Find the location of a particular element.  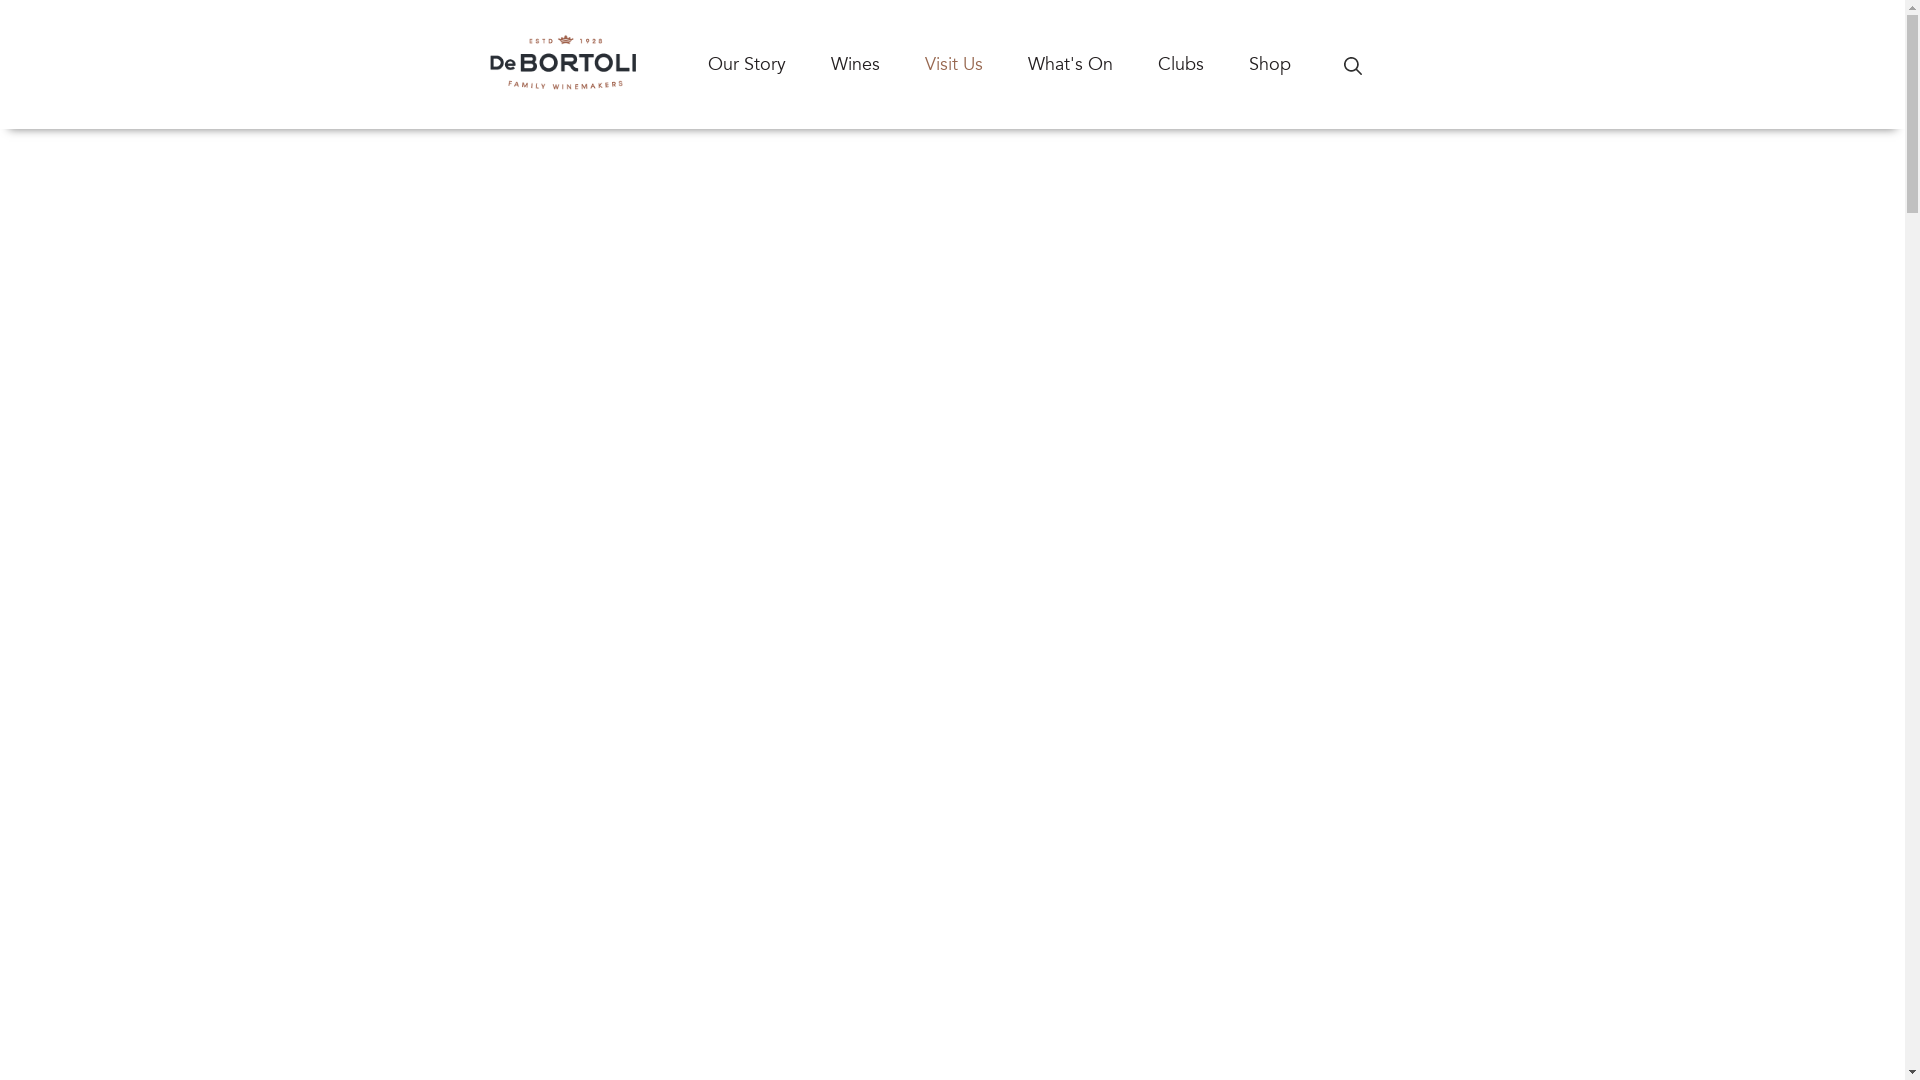

'Wines' is located at coordinates (877, 63).